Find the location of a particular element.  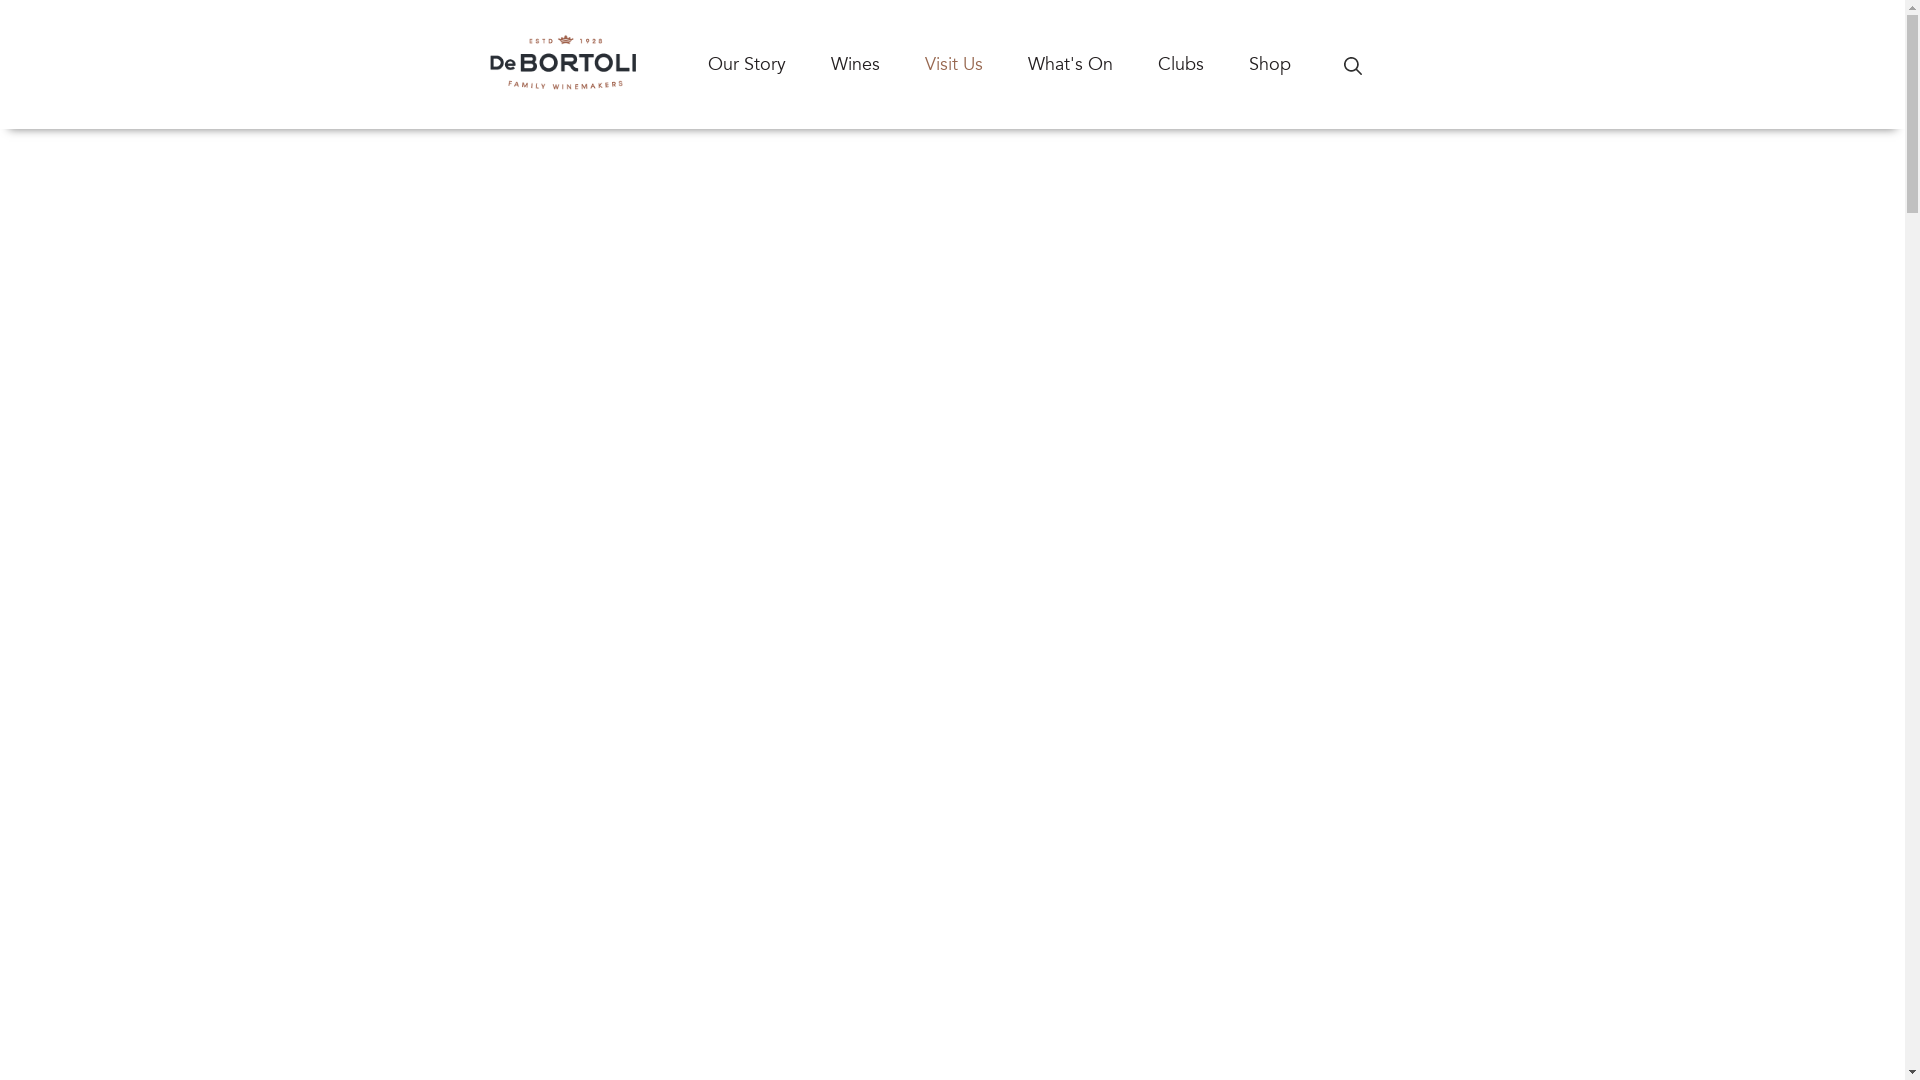

'Wines' is located at coordinates (877, 63).